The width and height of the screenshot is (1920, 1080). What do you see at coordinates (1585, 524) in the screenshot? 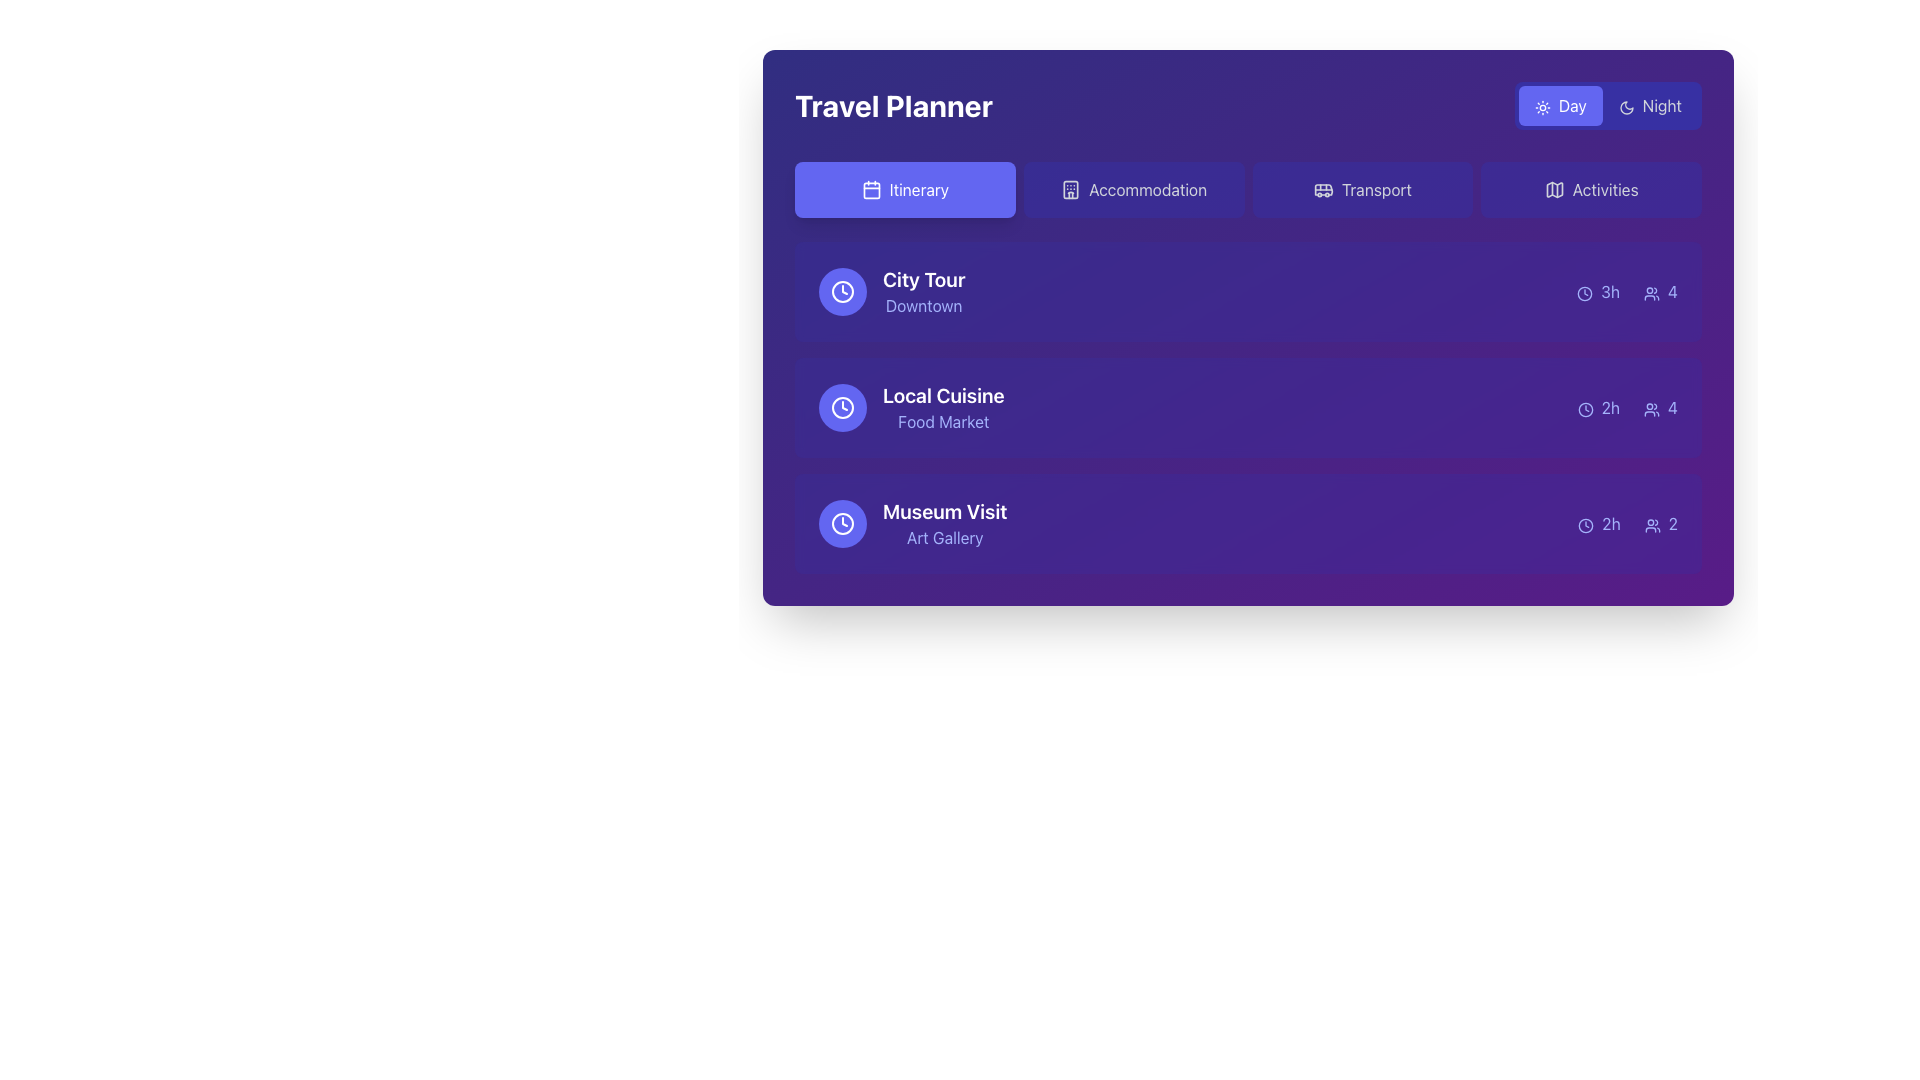
I see `the clock icon's circular element located in the bottom right corner of the 'Museum Visit' section in the 'Travel Planner' interface` at bounding box center [1585, 524].